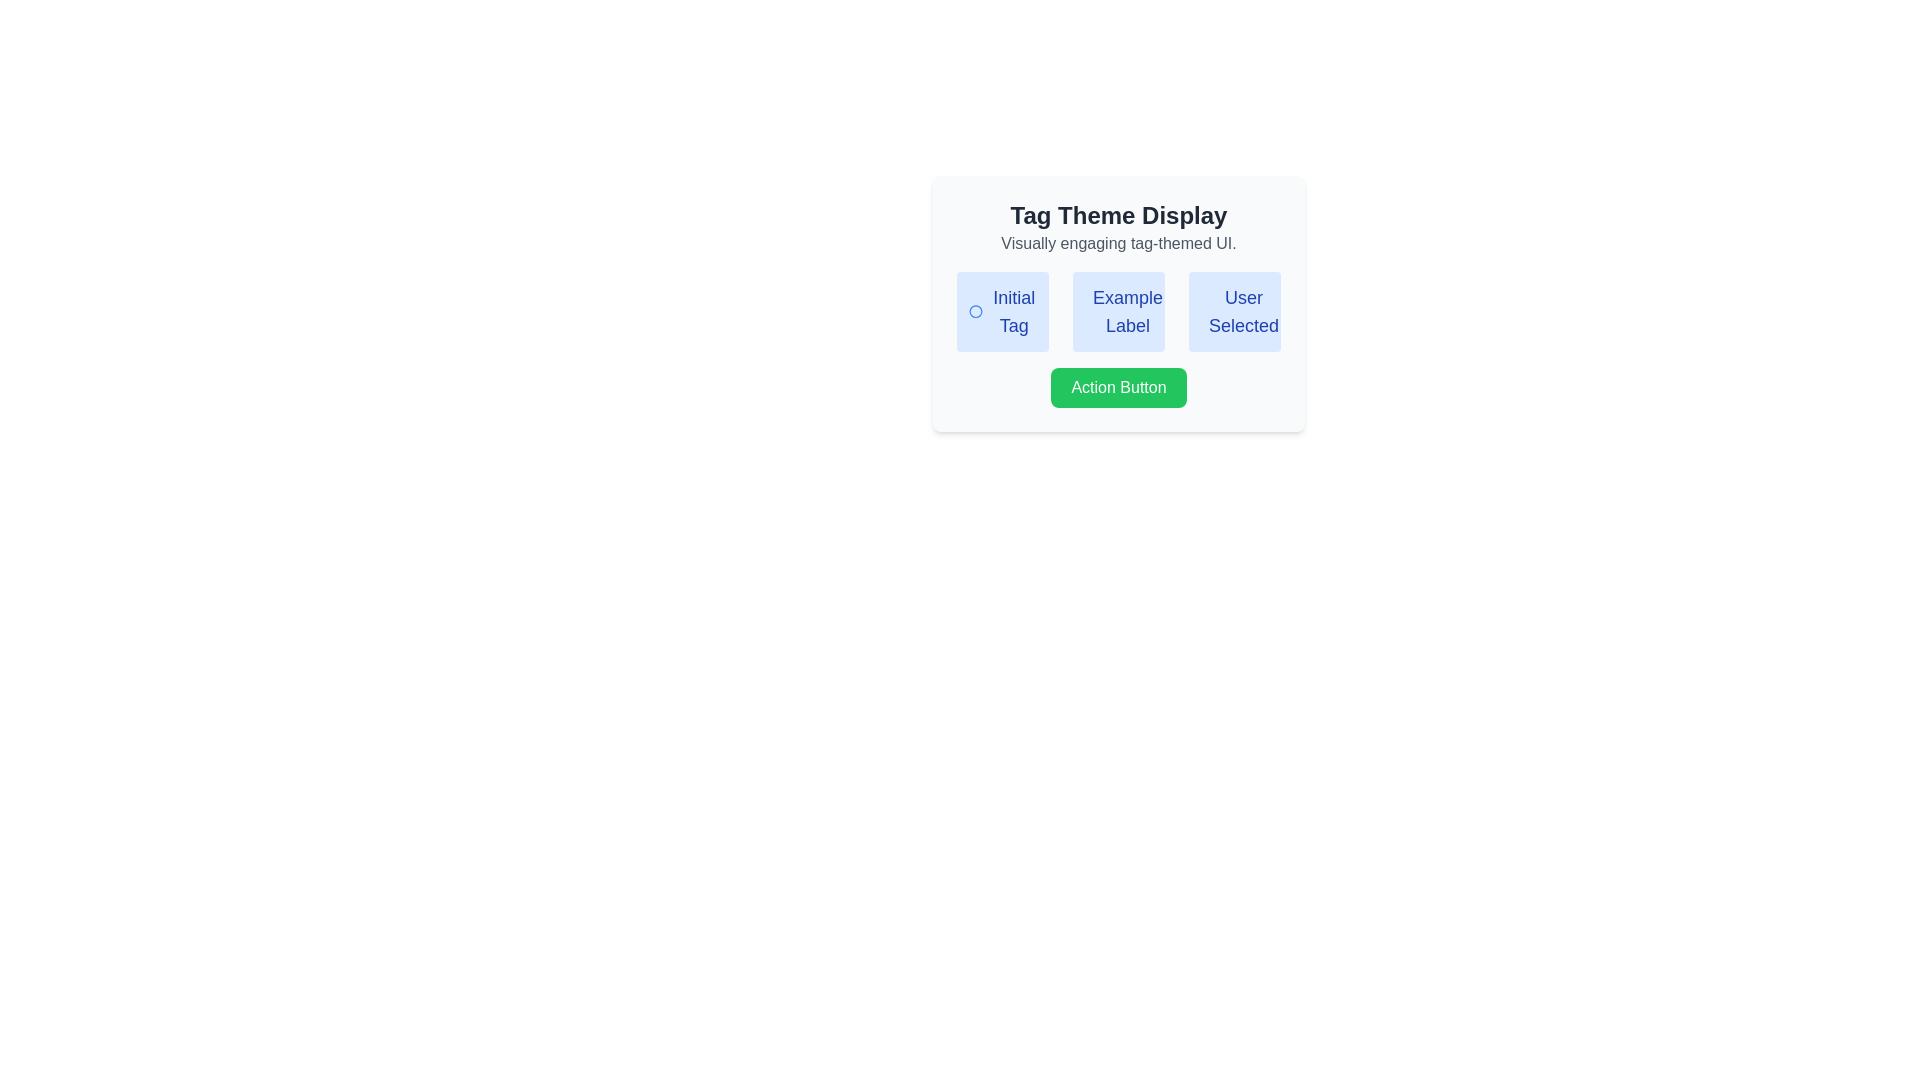 This screenshot has width=1920, height=1080. Describe the element at coordinates (1117, 388) in the screenshot. I see `the button located at the bottom center of the 'Tag Theme Display' section for keyboard navigation` at that location.